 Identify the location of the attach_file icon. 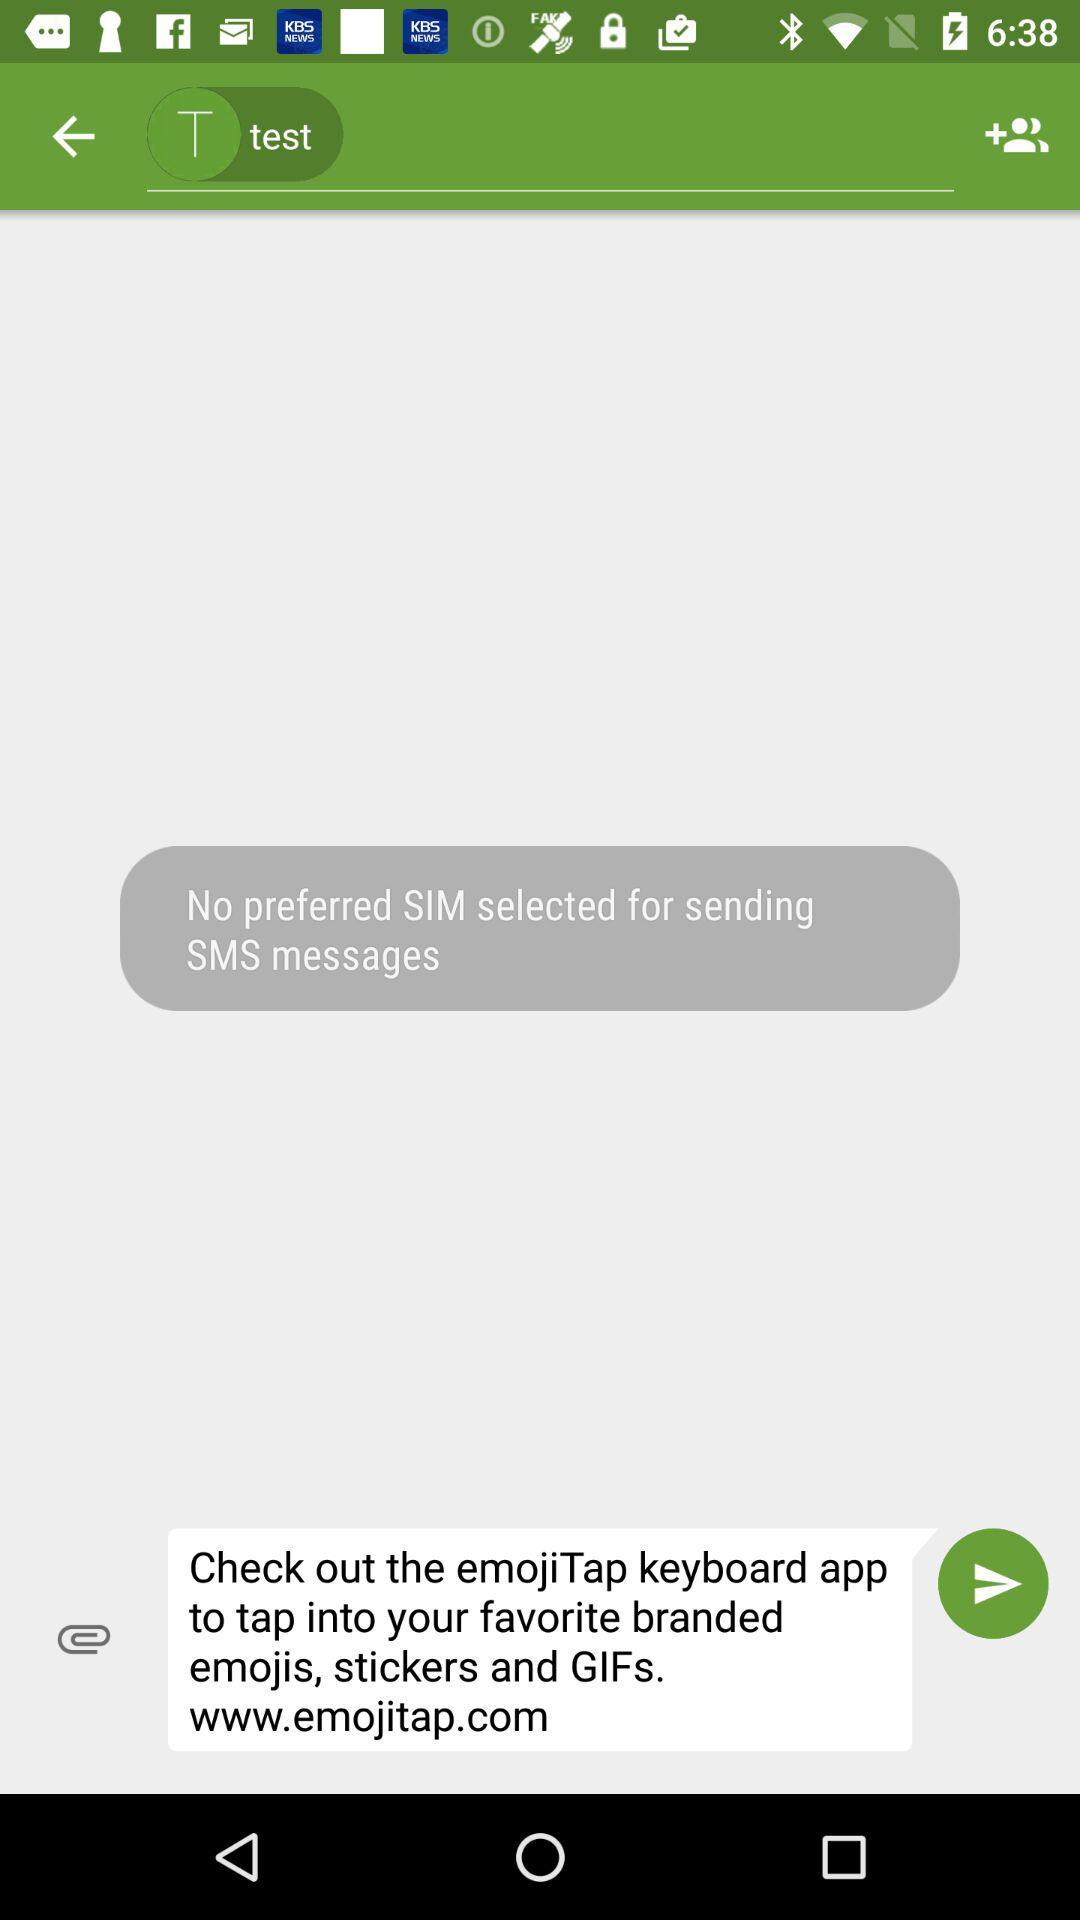
(83, 1639).